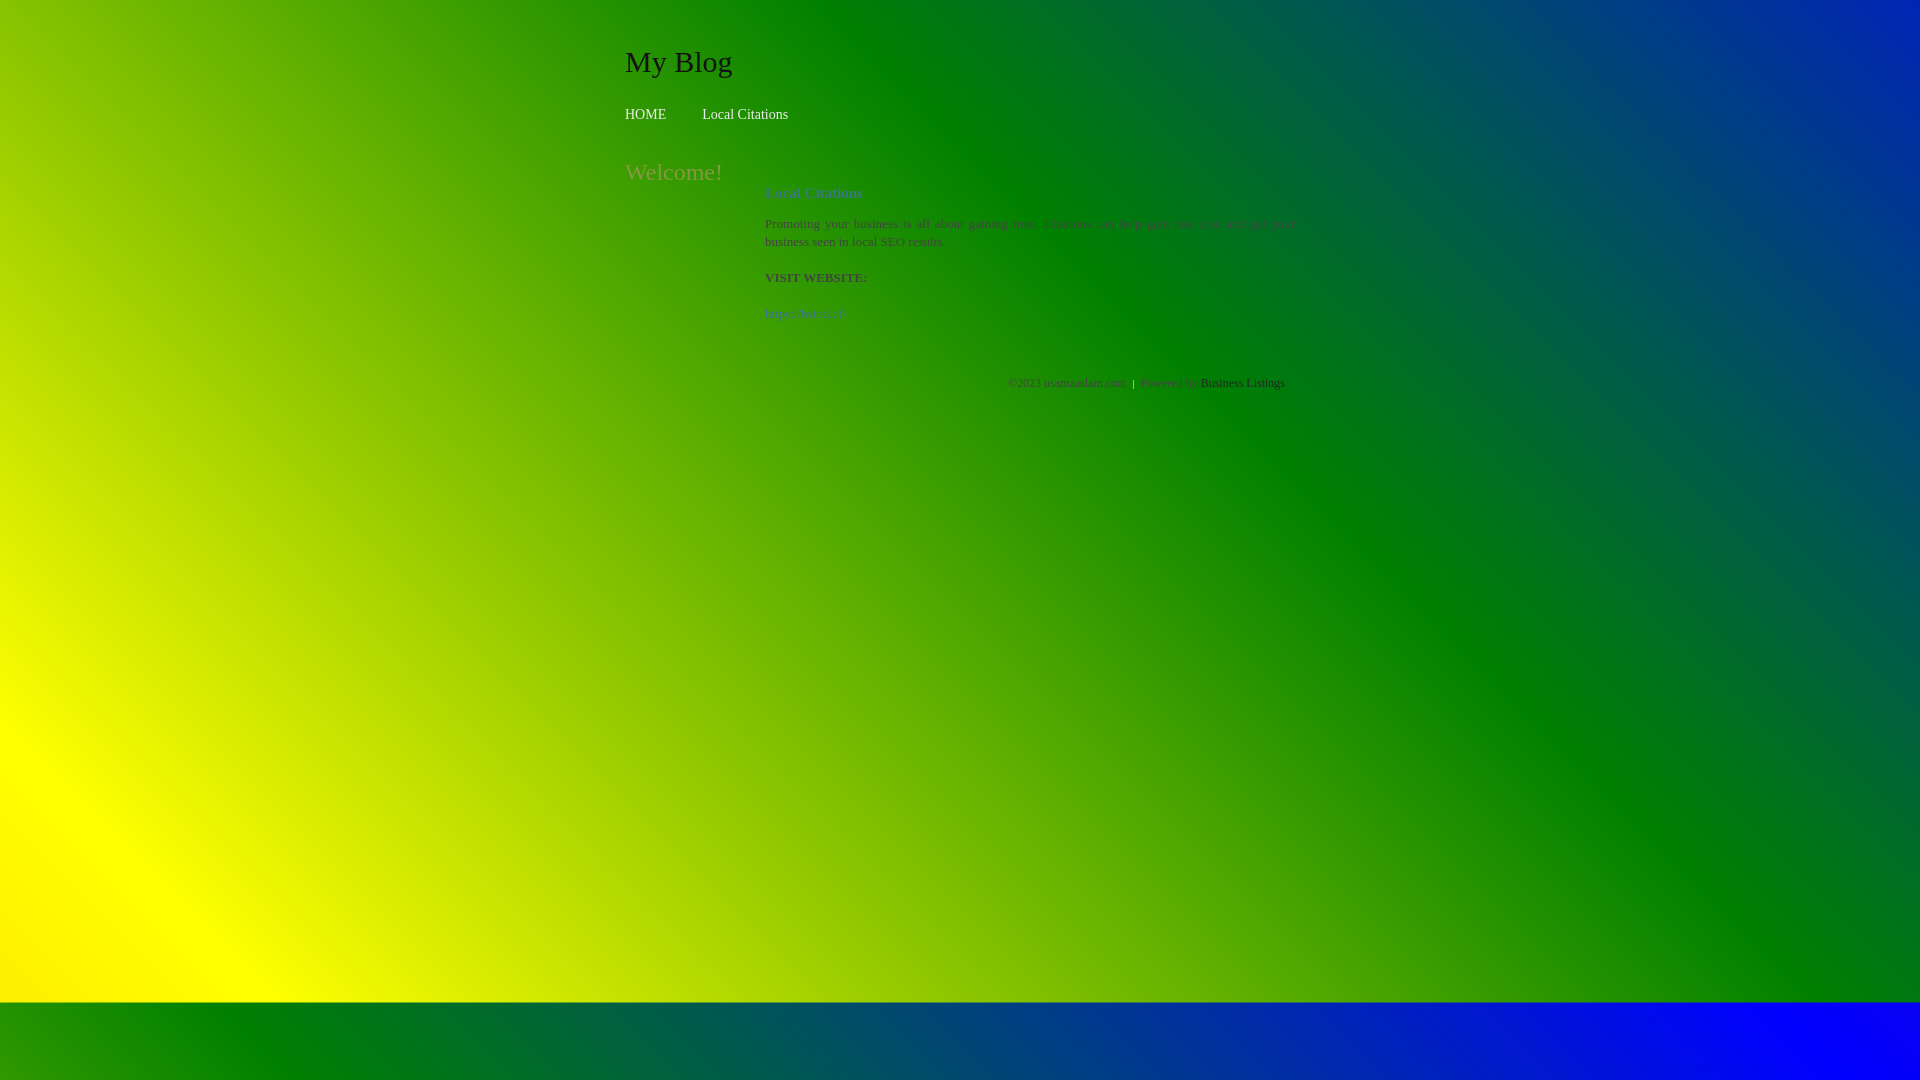 This screenshot has width=1920, height=1080. What do you see at coordinates (623, 114) in the screenshot?
I see `'HOME'` at bounding box center [623, 114].